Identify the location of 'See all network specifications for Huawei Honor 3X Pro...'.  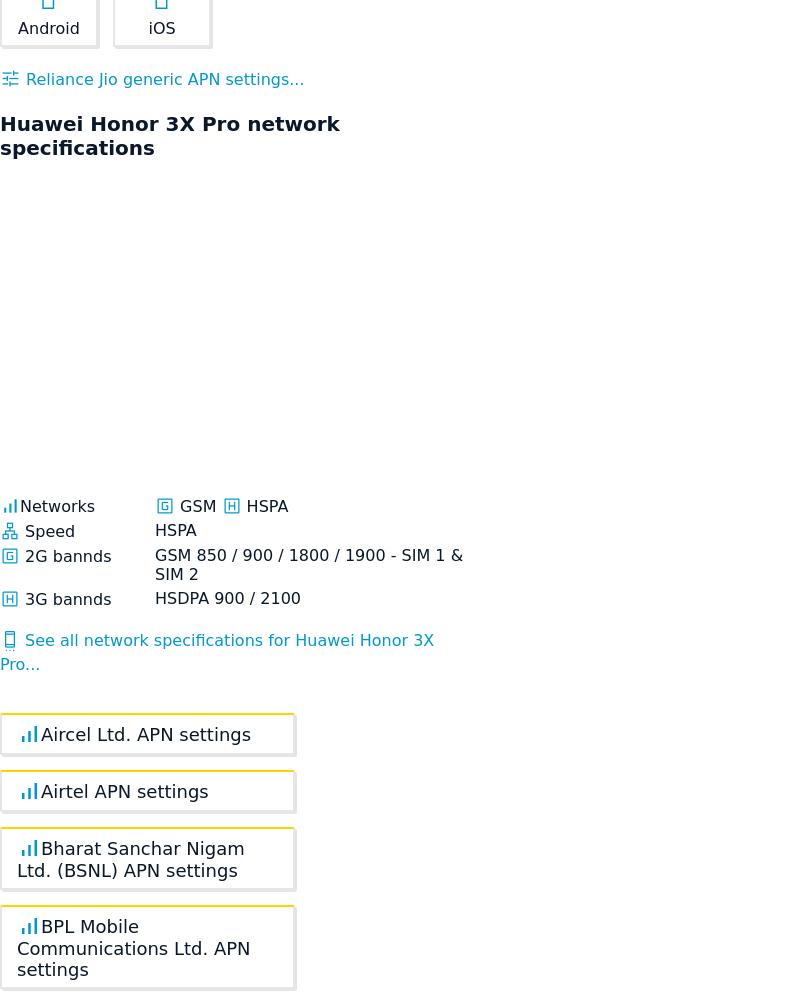
(0, 651).